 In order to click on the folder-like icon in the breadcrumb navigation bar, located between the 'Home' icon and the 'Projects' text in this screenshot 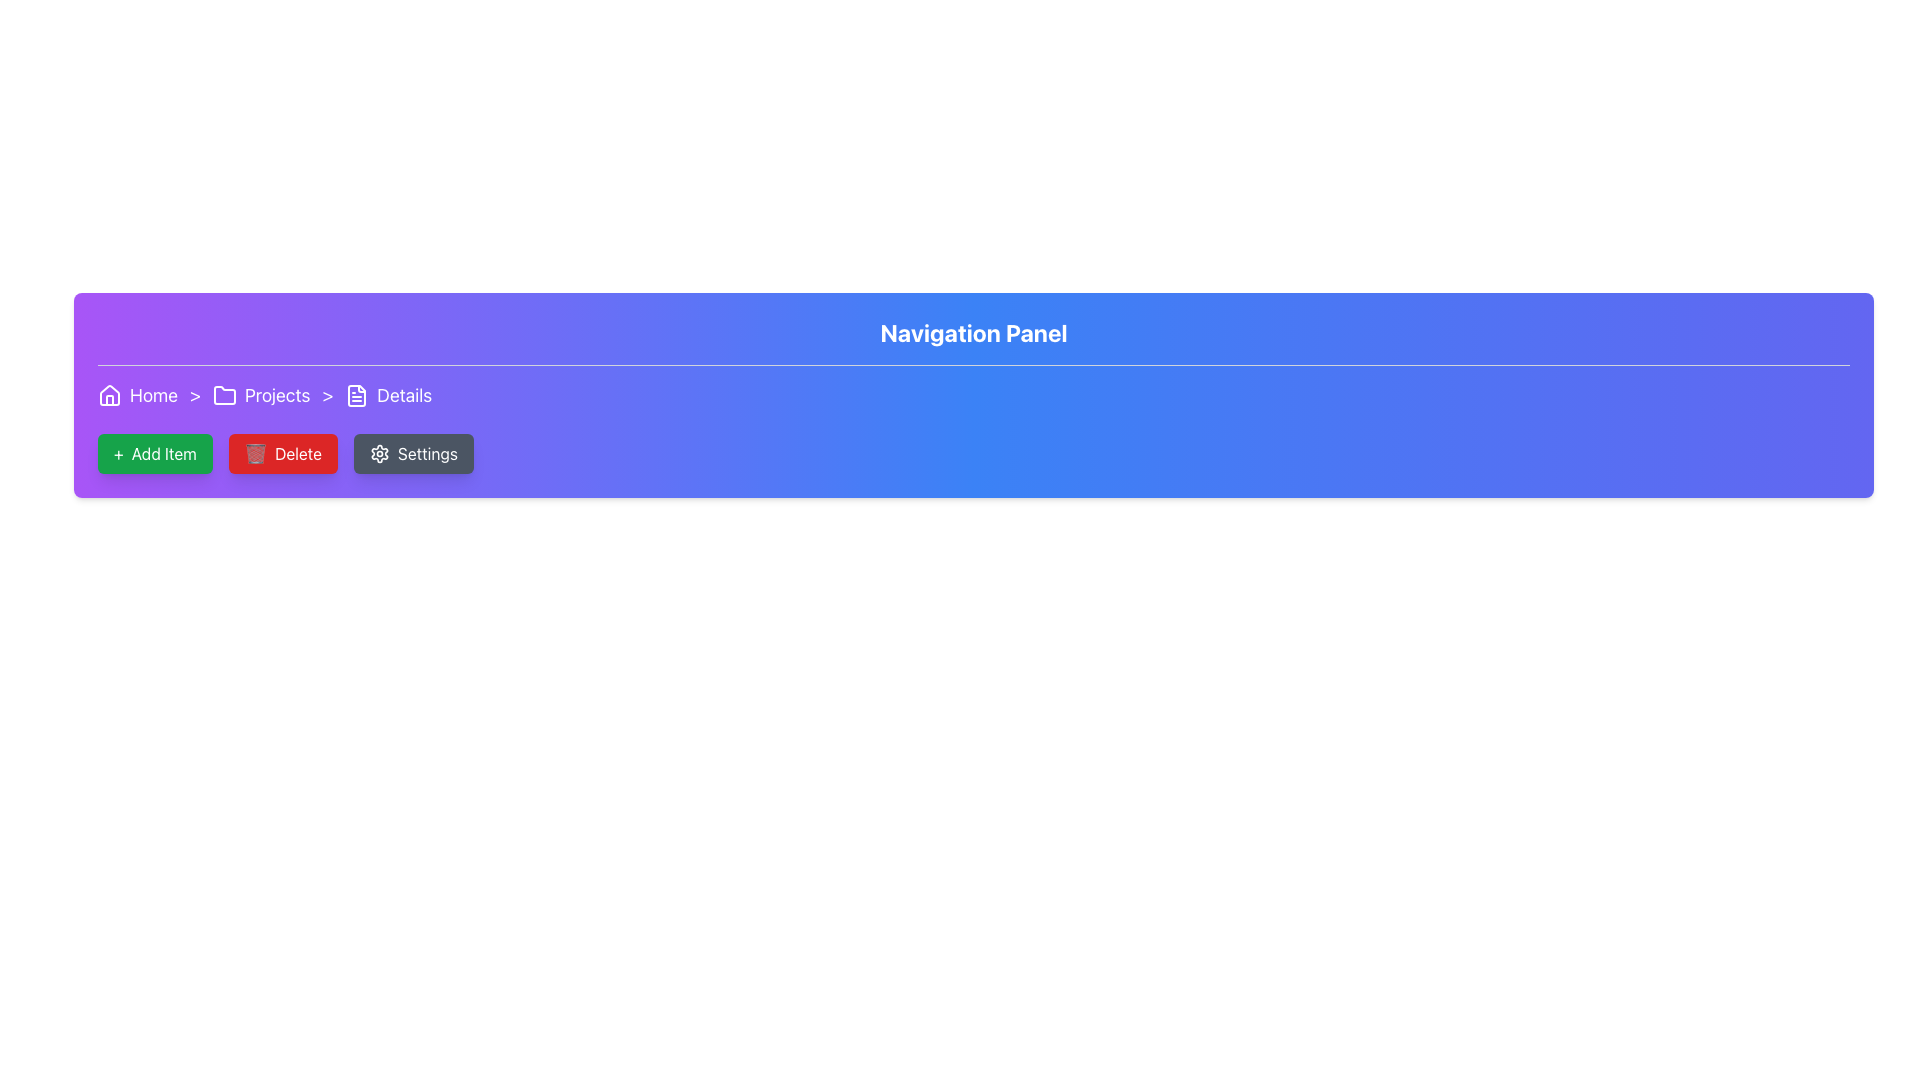, I will do `click(224, 396)`.